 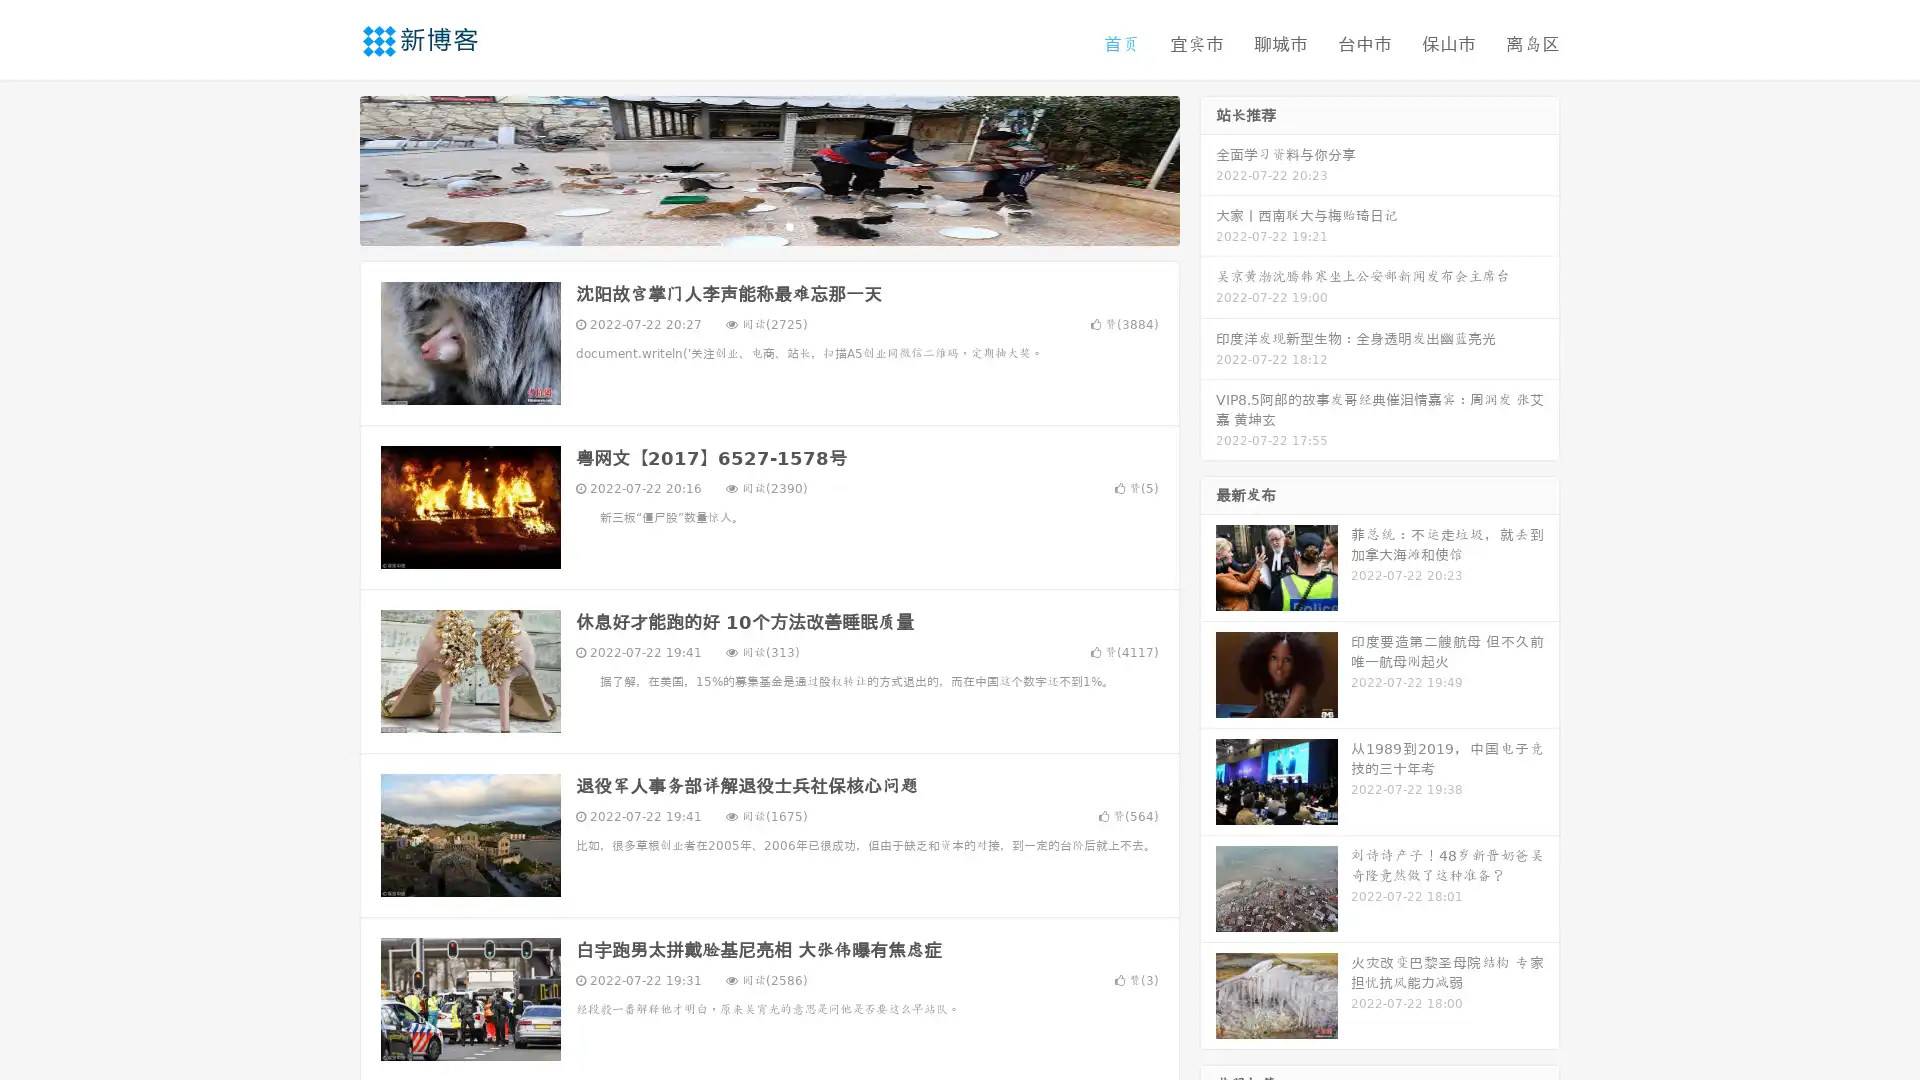 I want to click on Next slide, so click(x=1208, y=168).